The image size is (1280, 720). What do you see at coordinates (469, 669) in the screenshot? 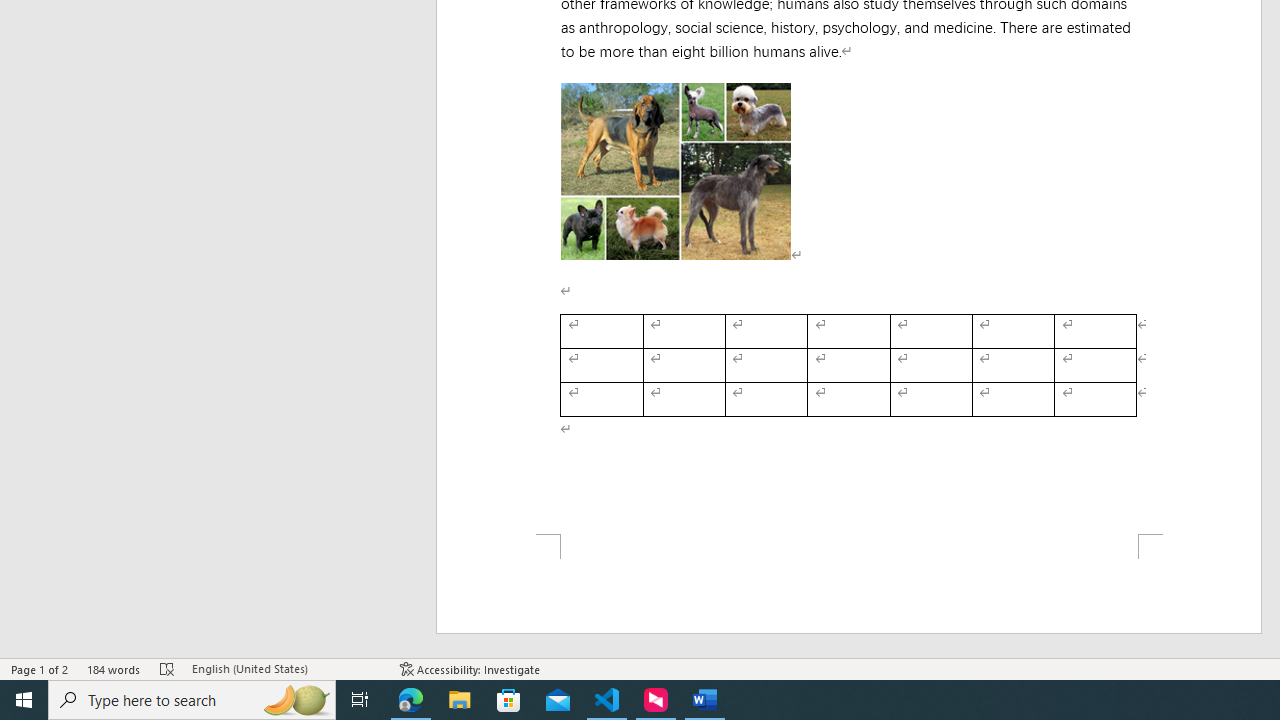
I see `'Accessibility Checker Accessibility: Investigate'` at bounding box center [469, 669].